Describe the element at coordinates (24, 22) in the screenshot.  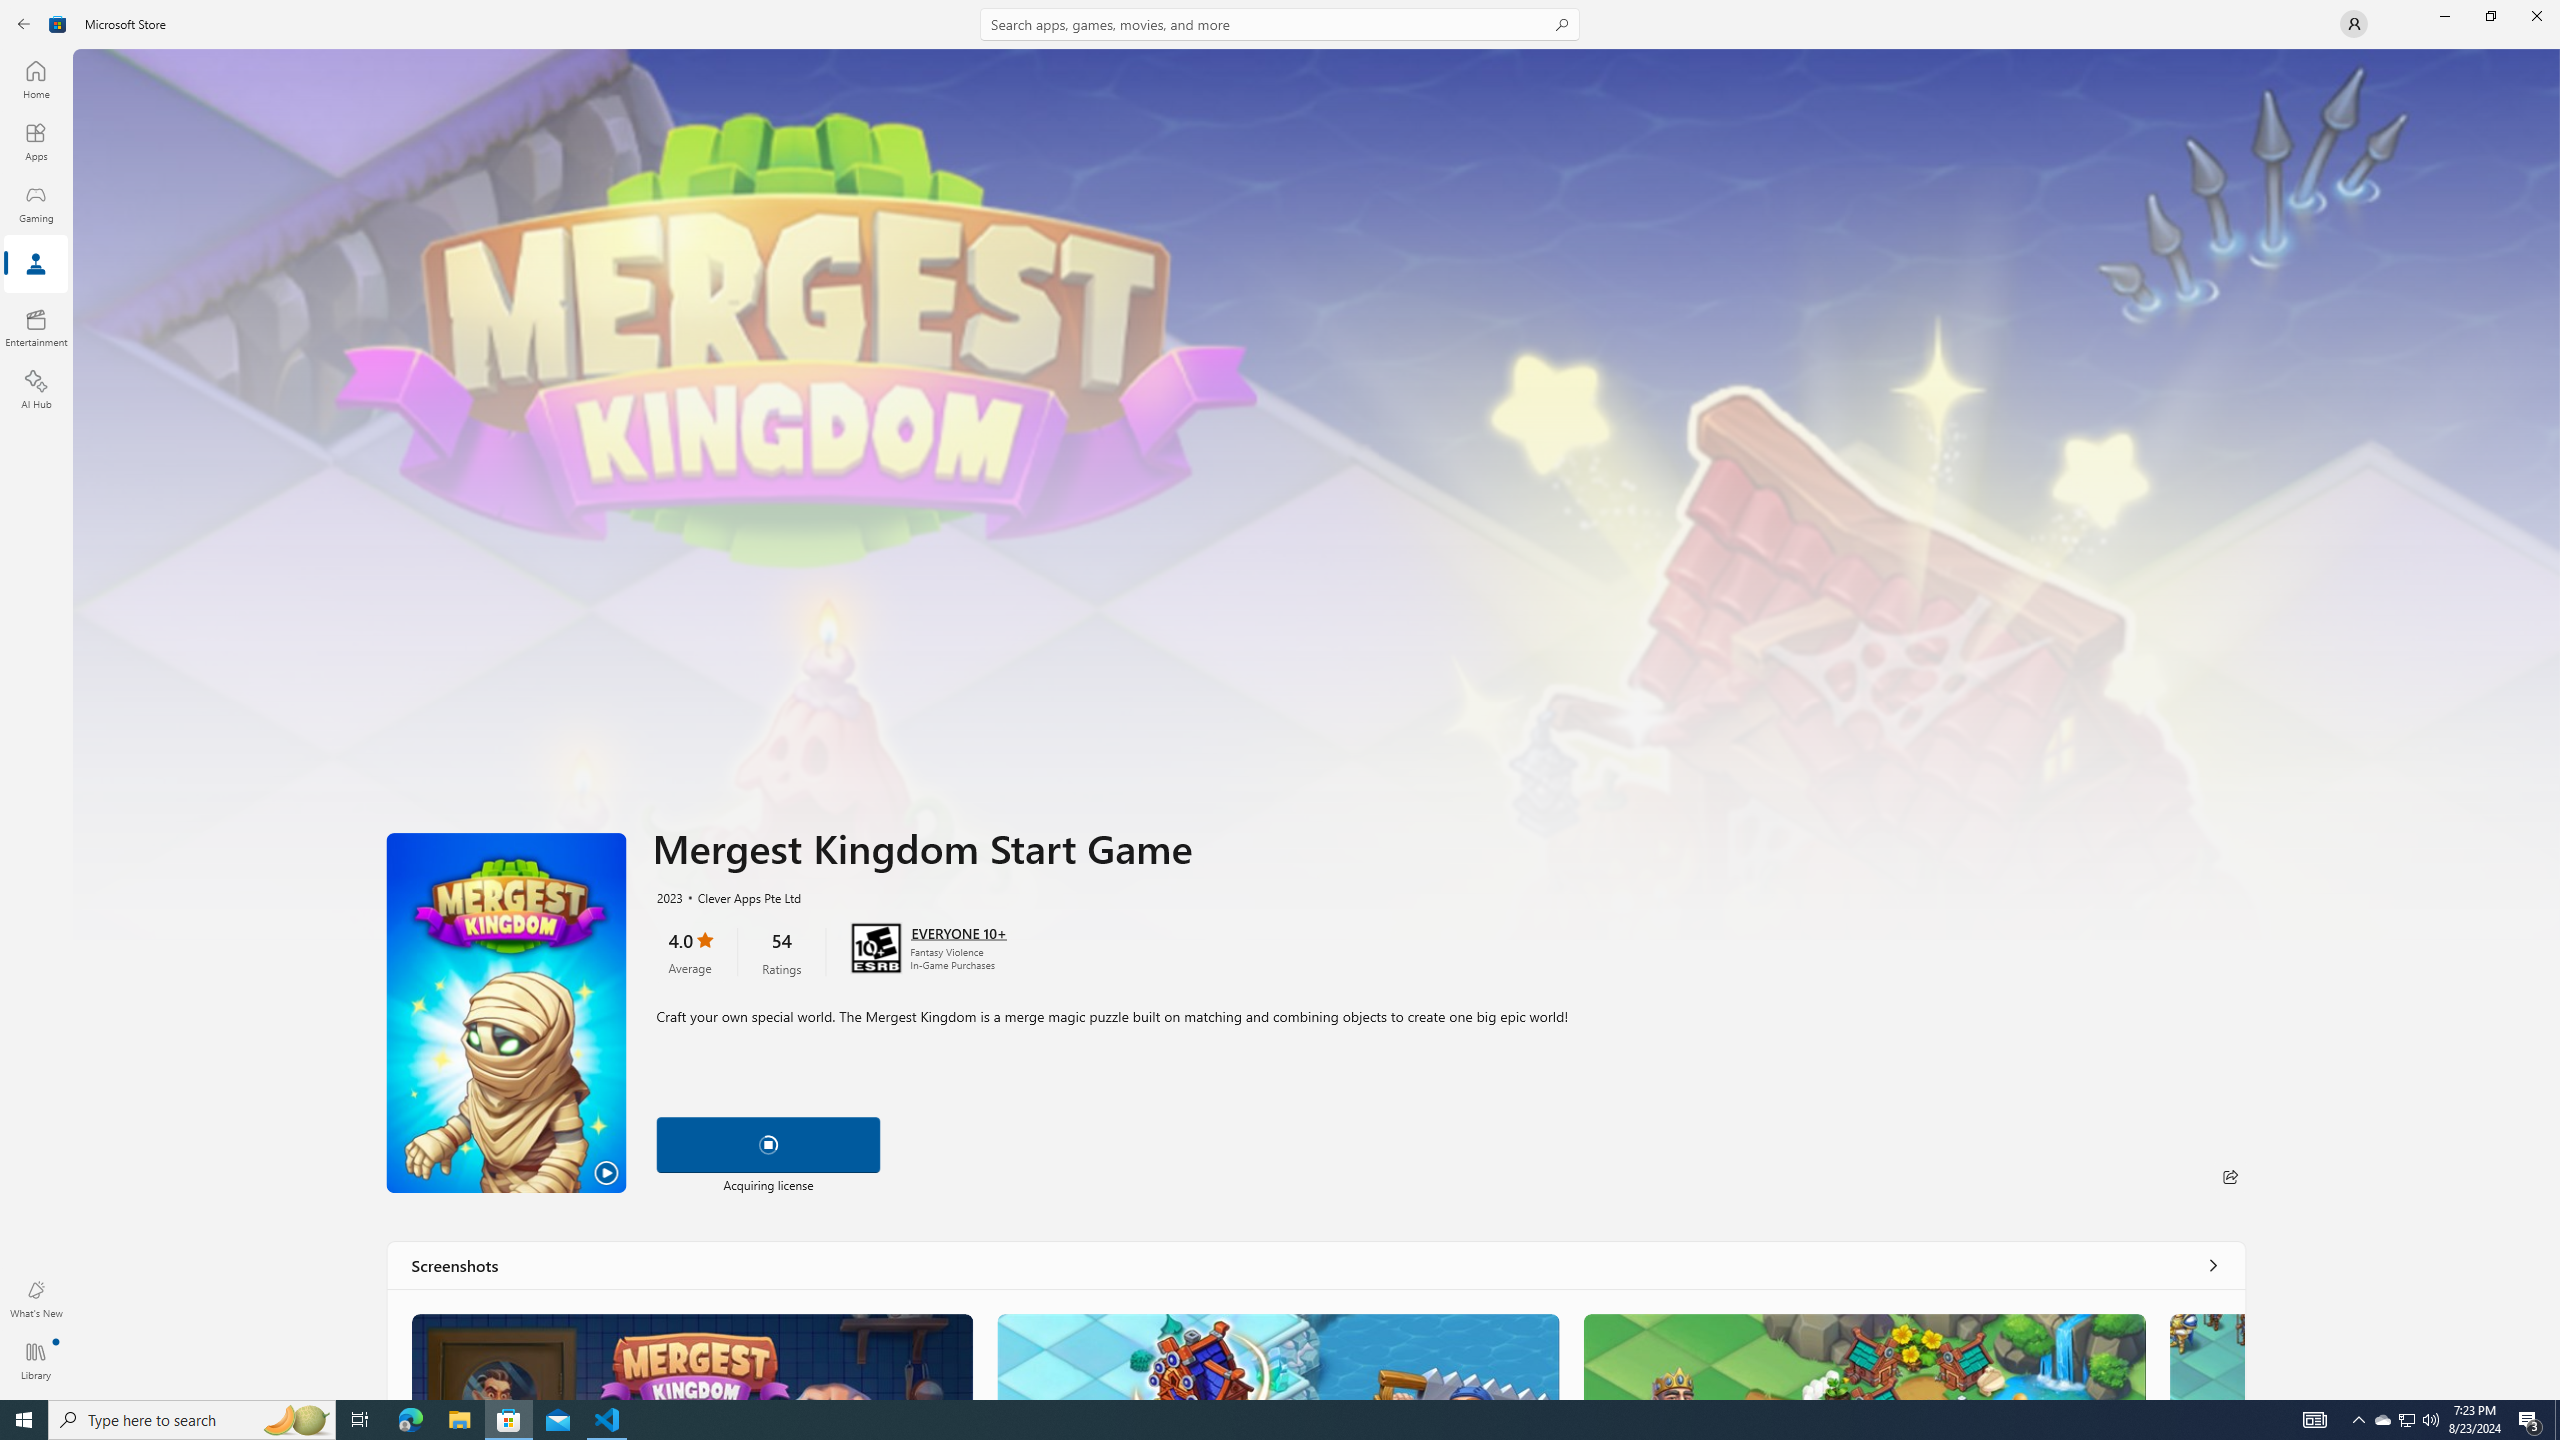
I see `'Back'` at that location.